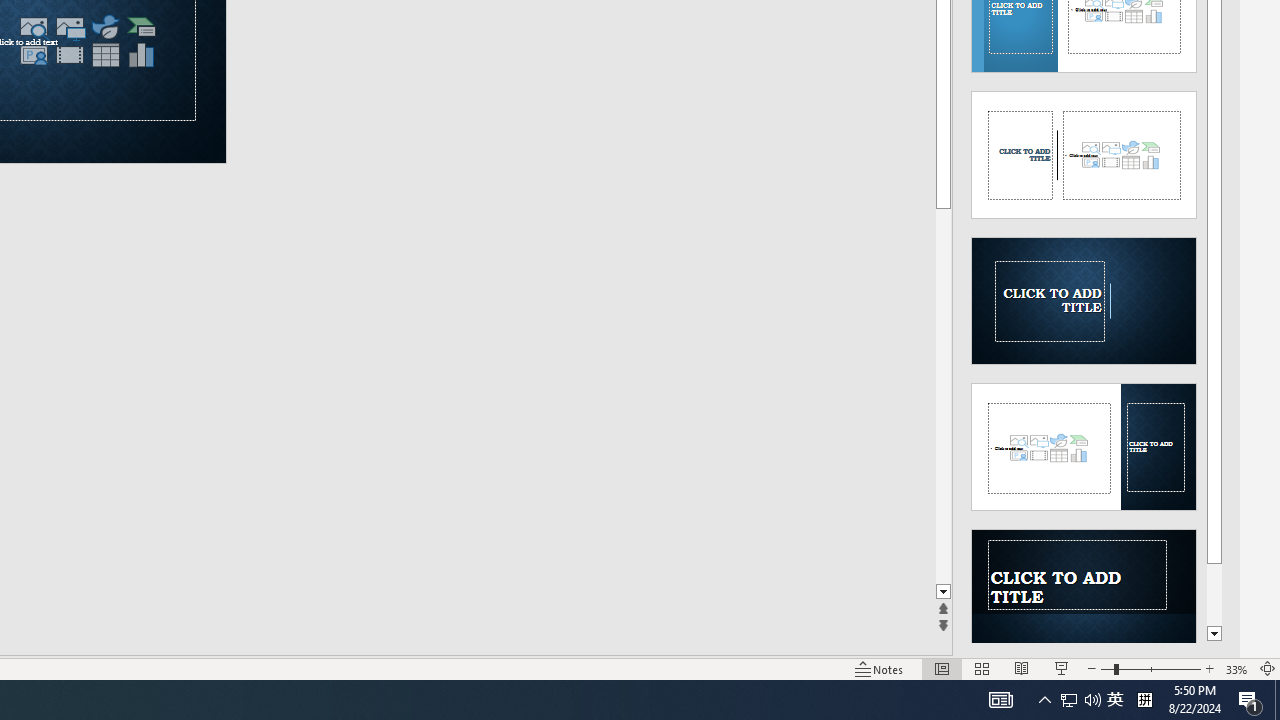 The width and height of the screenshot is (1280, 720). Describe the element at coordinates (104, 54) in the screenshot. I see `'Insert Table'` at that location.